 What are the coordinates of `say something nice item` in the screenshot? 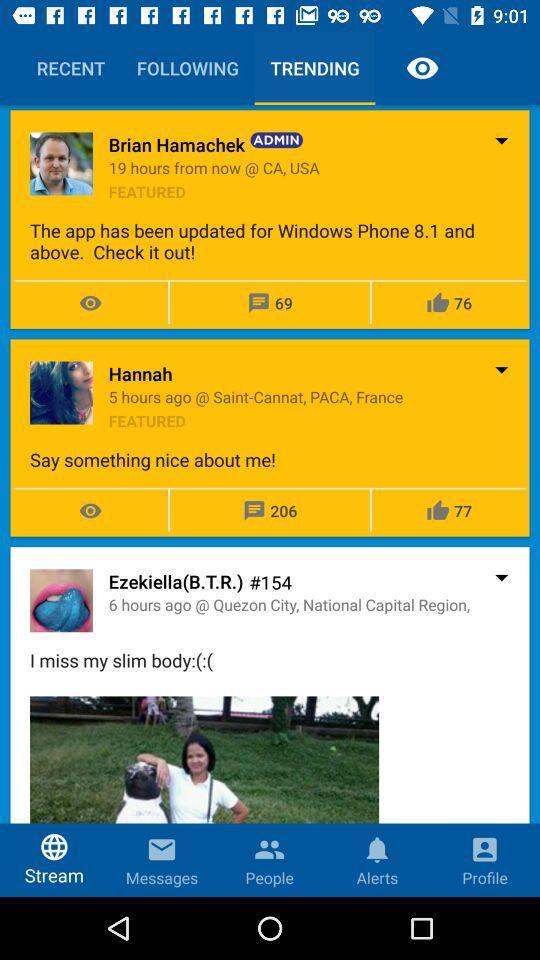 It's located at (270, 459).